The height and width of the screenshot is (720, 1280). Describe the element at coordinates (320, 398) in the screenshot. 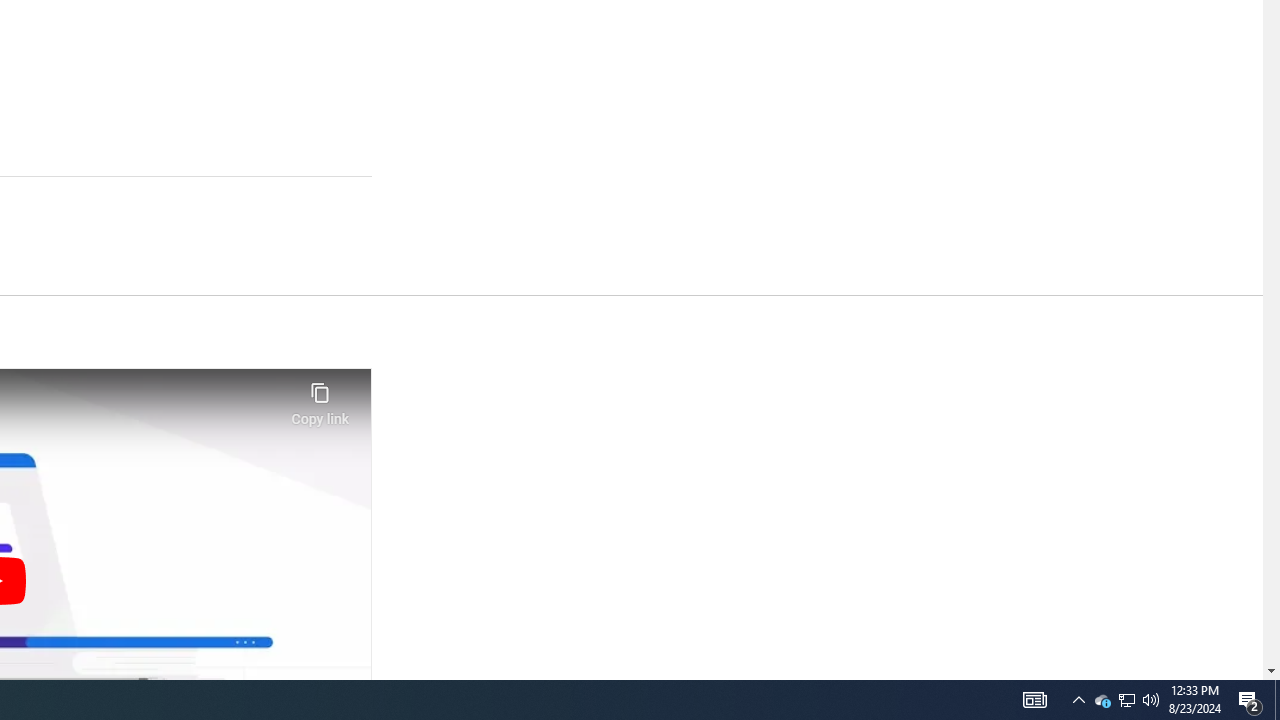

I see `'Copy link'` at that location.